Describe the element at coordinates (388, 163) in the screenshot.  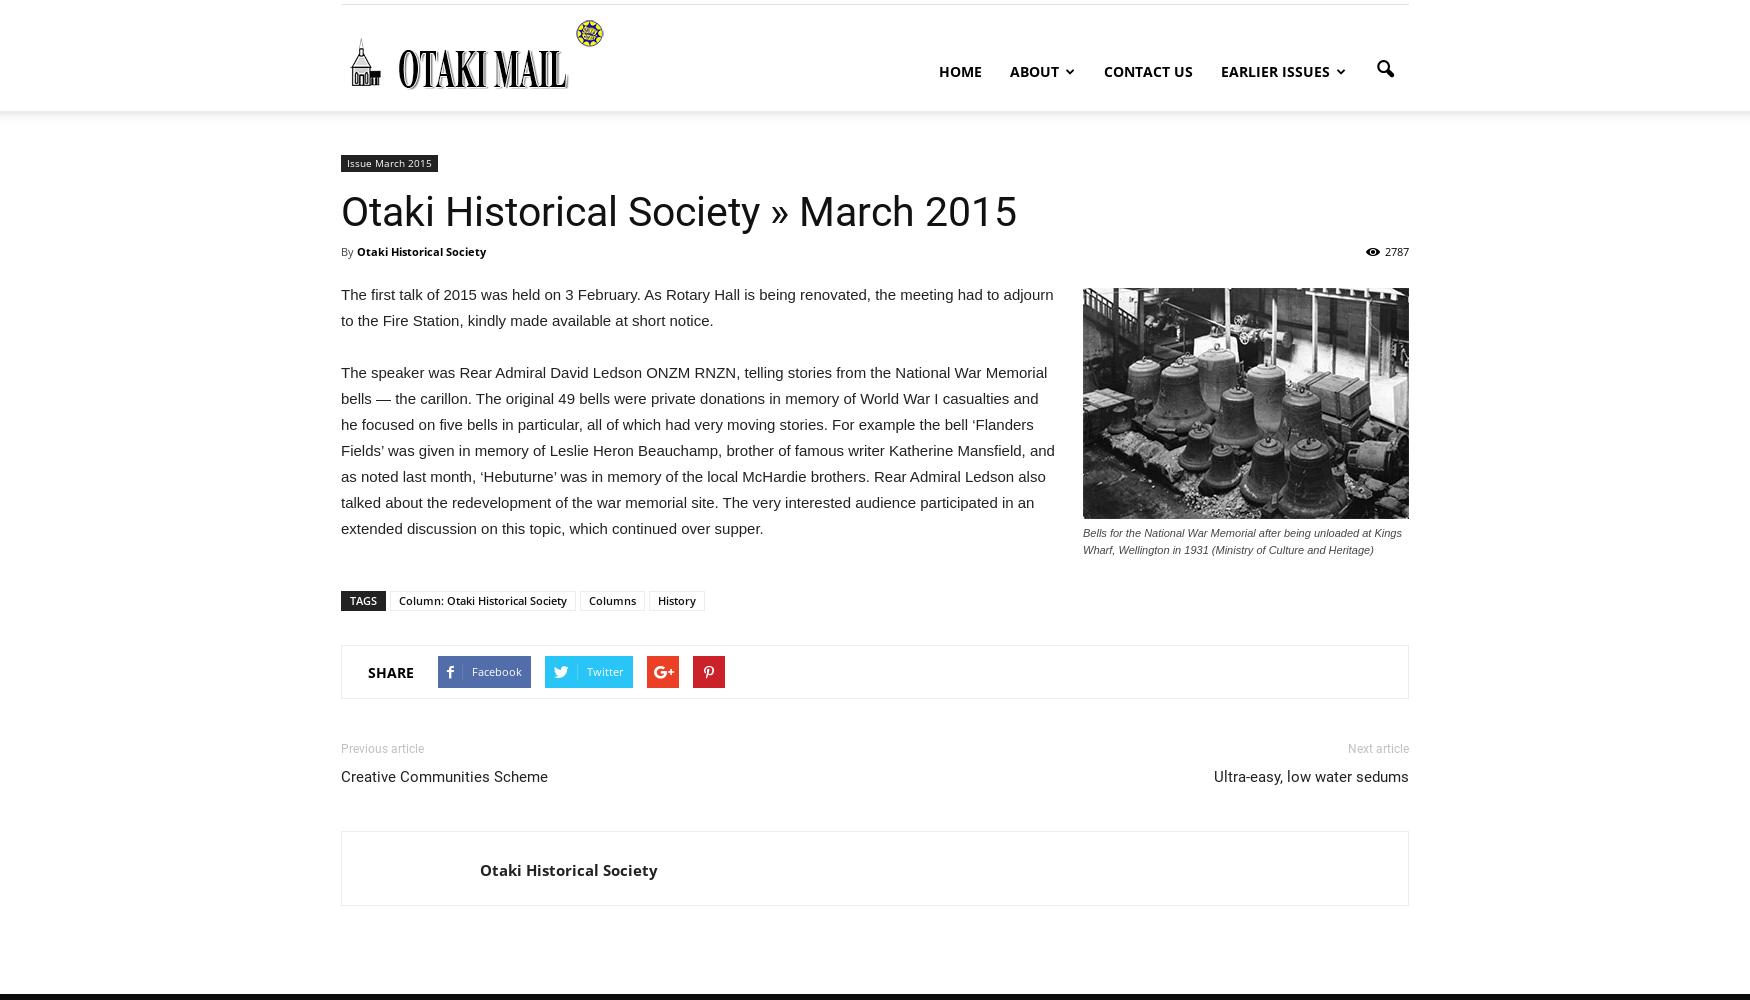
I see `'Issue March 2015'` at that location.